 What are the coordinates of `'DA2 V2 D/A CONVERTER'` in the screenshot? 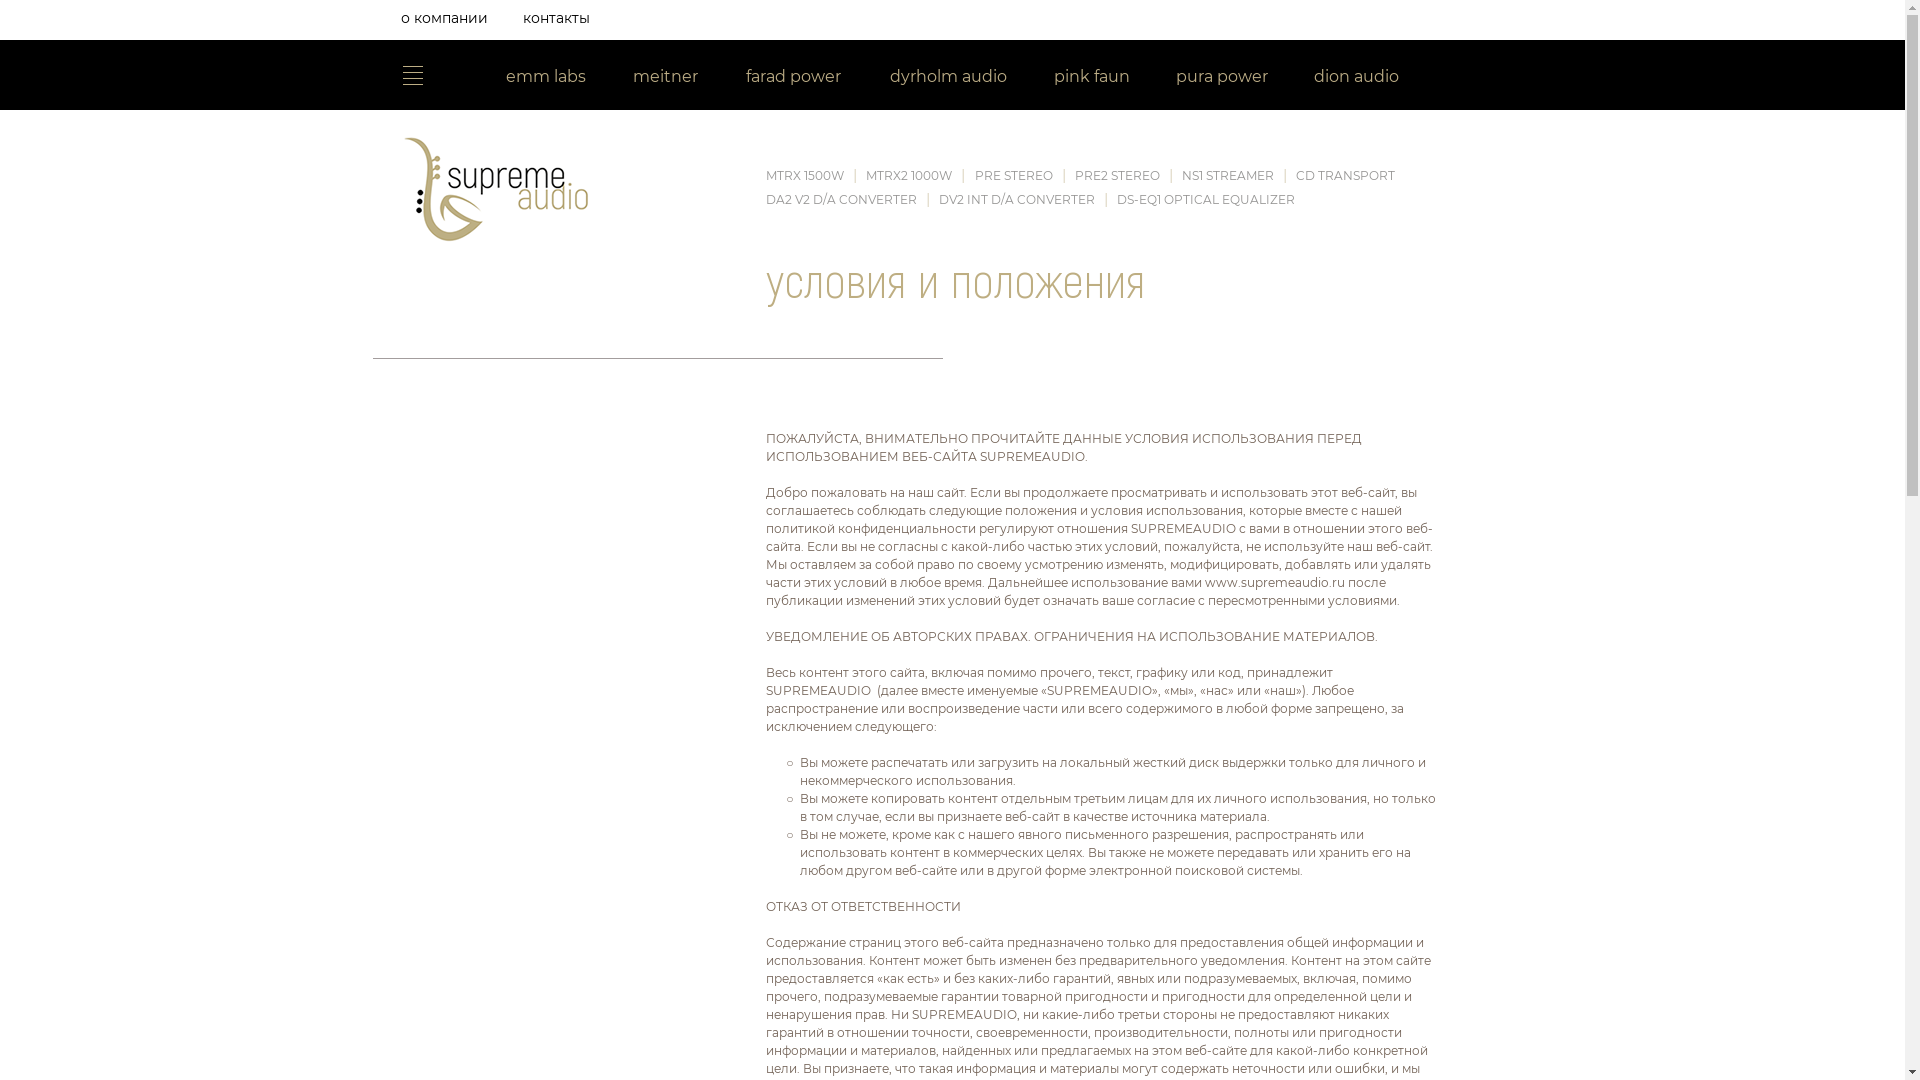 It's located at (841, 199).